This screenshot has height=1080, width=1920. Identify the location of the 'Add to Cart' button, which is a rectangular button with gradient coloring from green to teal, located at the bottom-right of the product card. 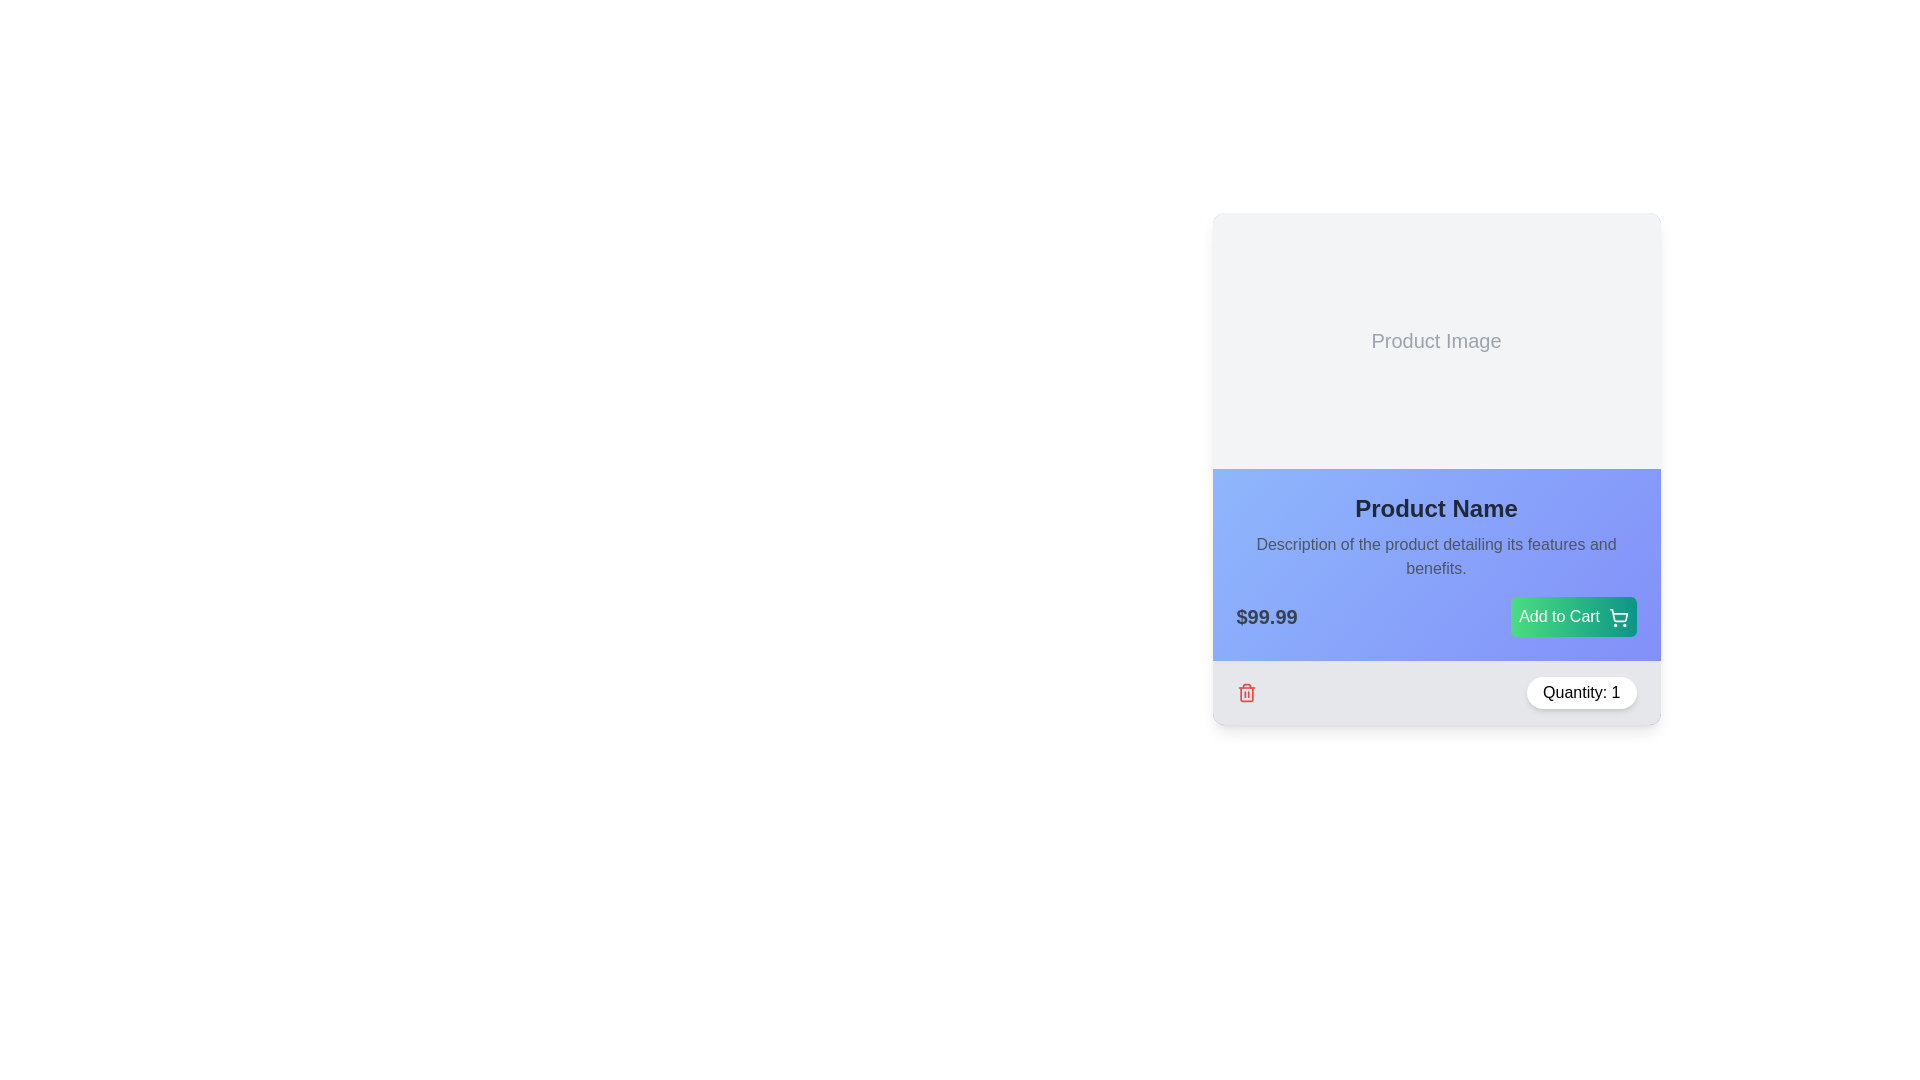
(1572, 616).